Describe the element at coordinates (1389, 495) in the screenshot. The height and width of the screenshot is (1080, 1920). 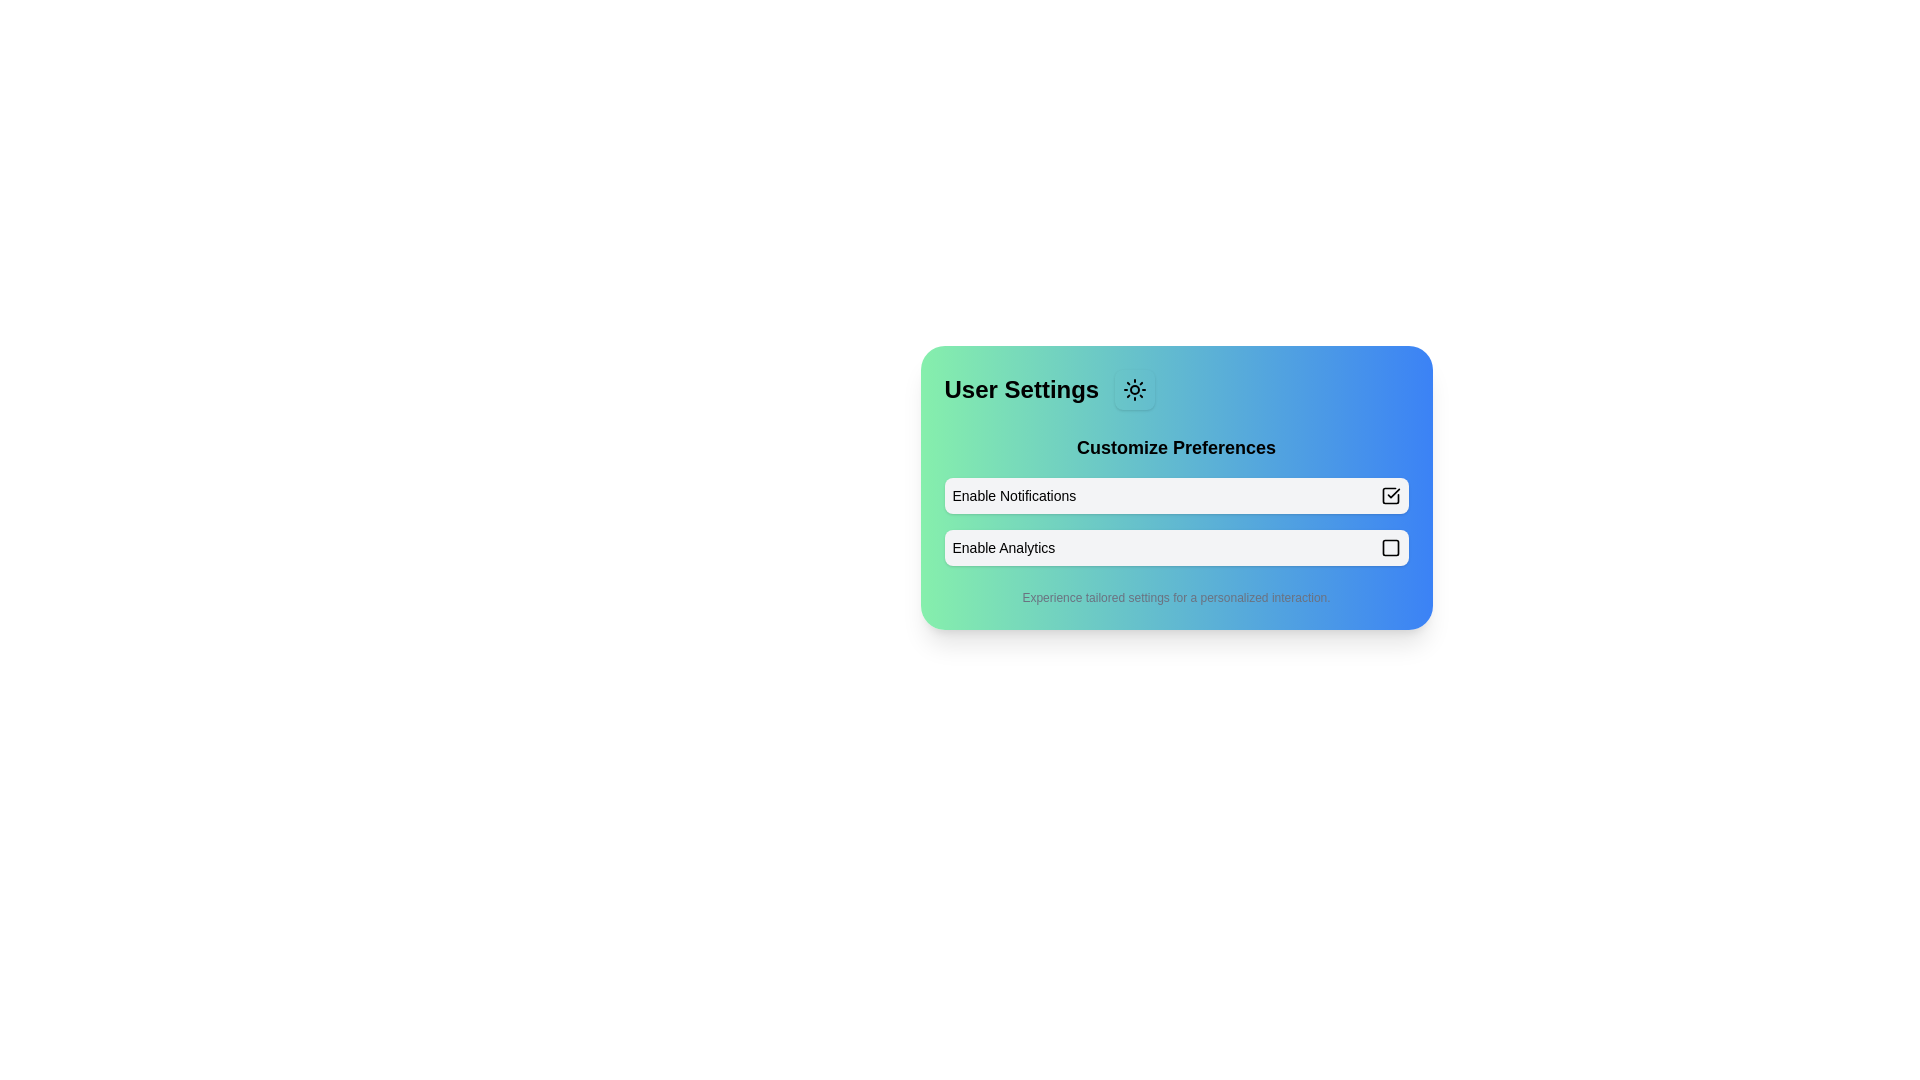
I see `the checkbox located to the right of the 'Enable Notifications' label` at that location.